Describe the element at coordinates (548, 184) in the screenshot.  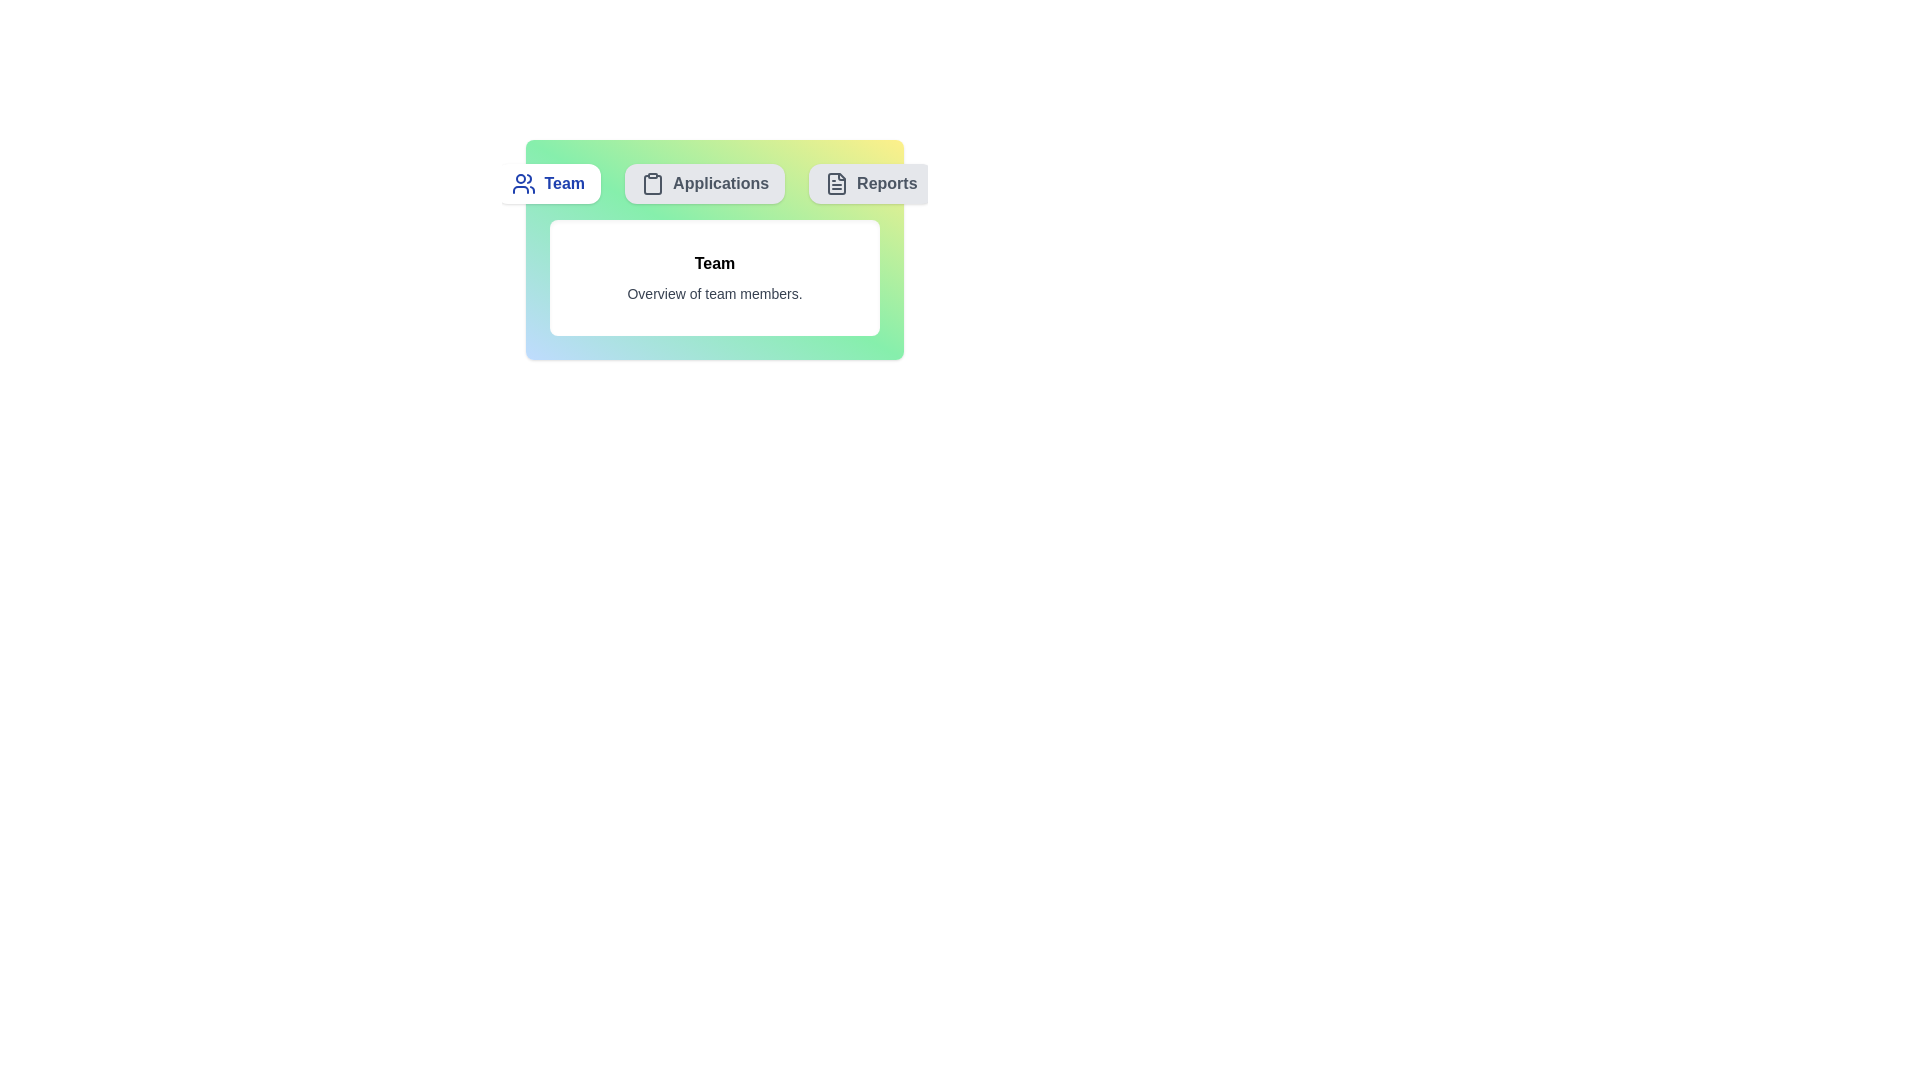
I see `the Team tab by clicking on its button` at that location.